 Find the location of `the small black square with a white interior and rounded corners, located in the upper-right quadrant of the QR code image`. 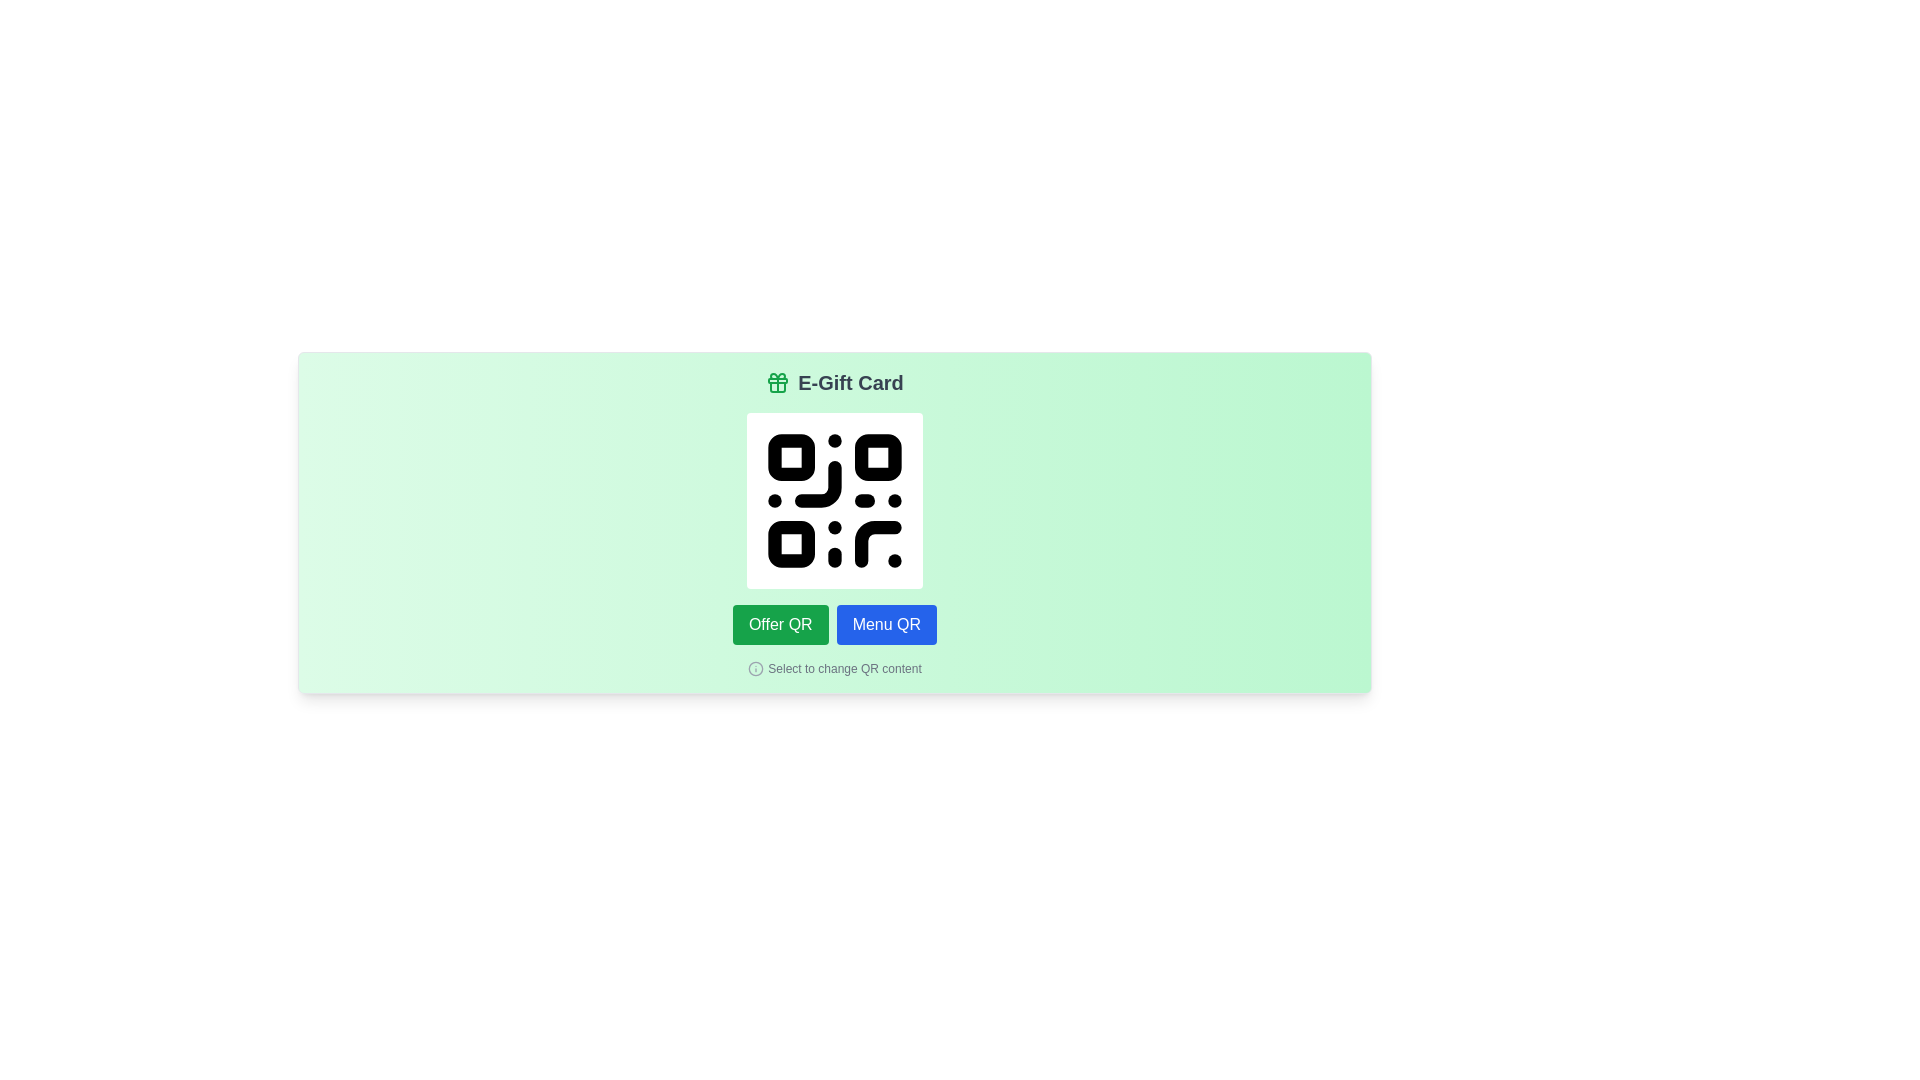

the small black square with a white interior and rounded corners, located in the upper-right quadrant of the QR code image is located at coordinates (878, 457).